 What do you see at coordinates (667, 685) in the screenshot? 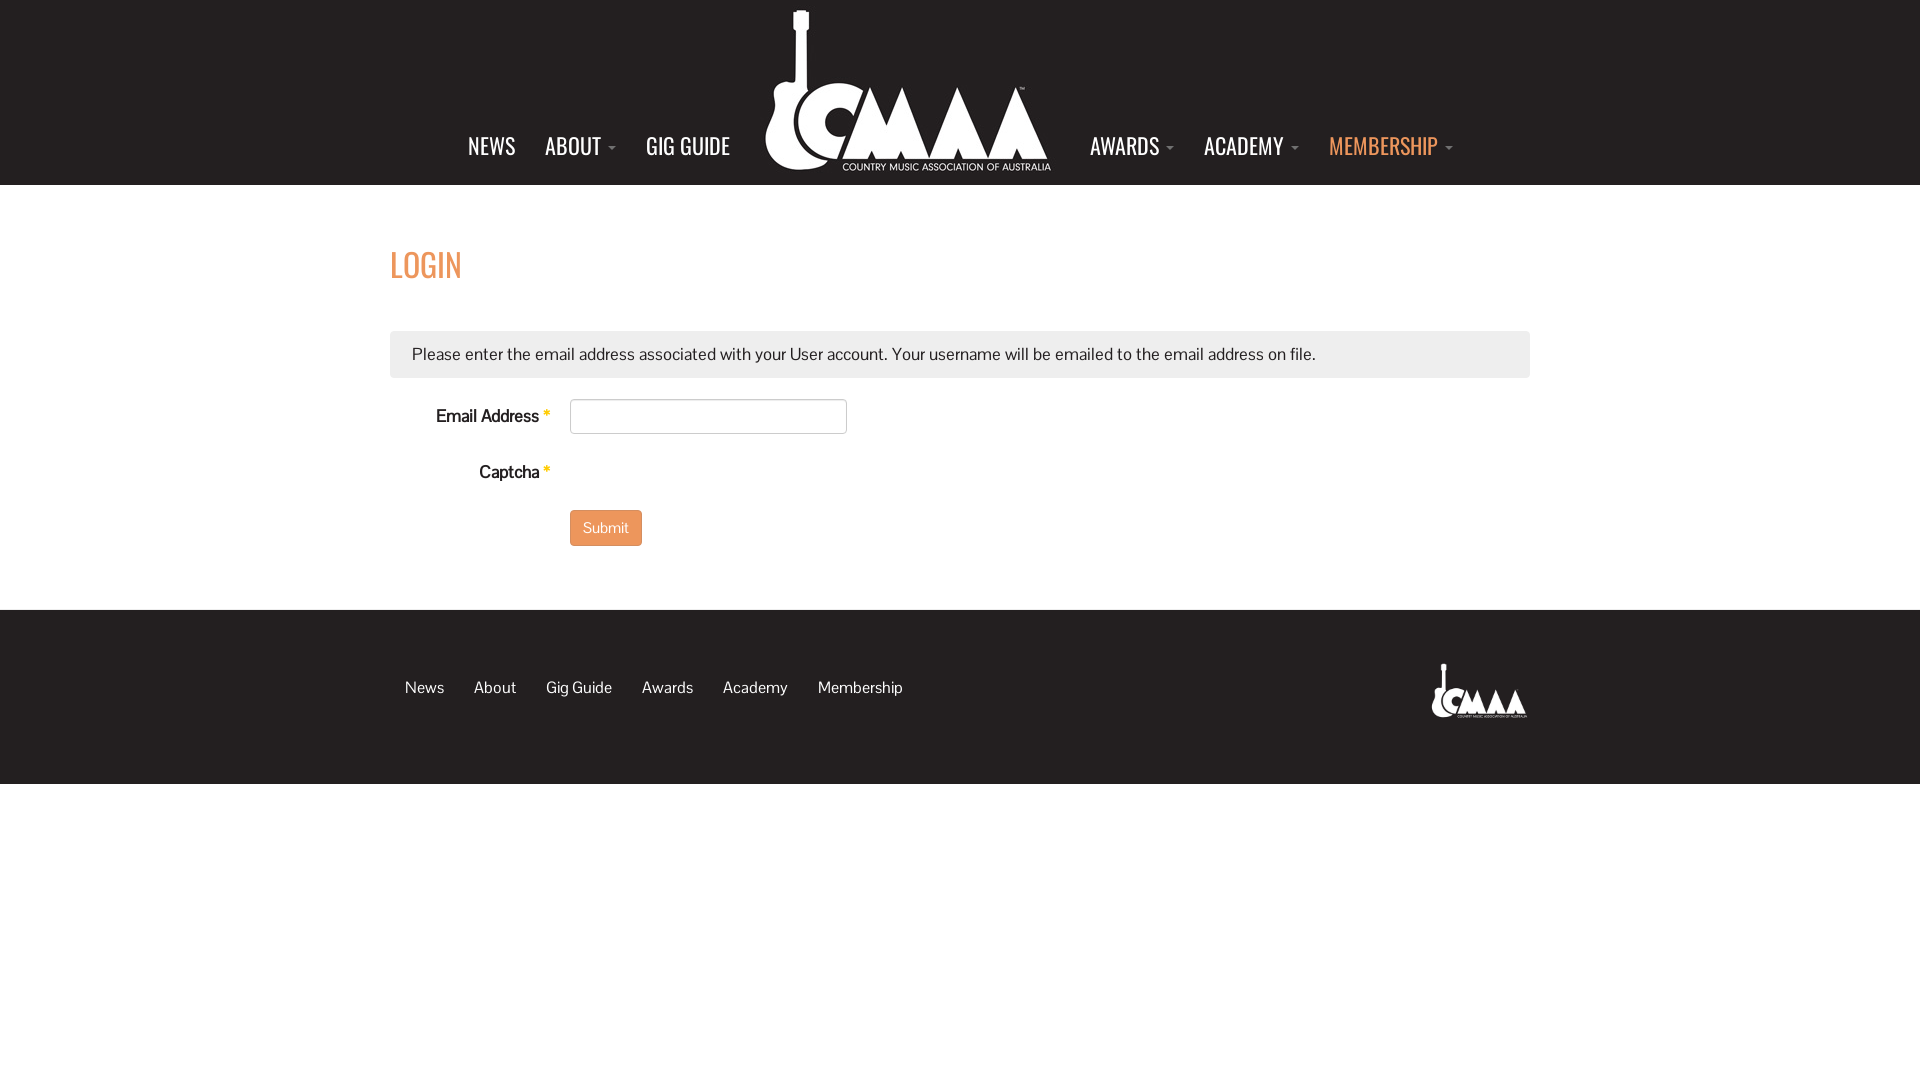
I see `'Awards'` at bounding box center [667, 685].